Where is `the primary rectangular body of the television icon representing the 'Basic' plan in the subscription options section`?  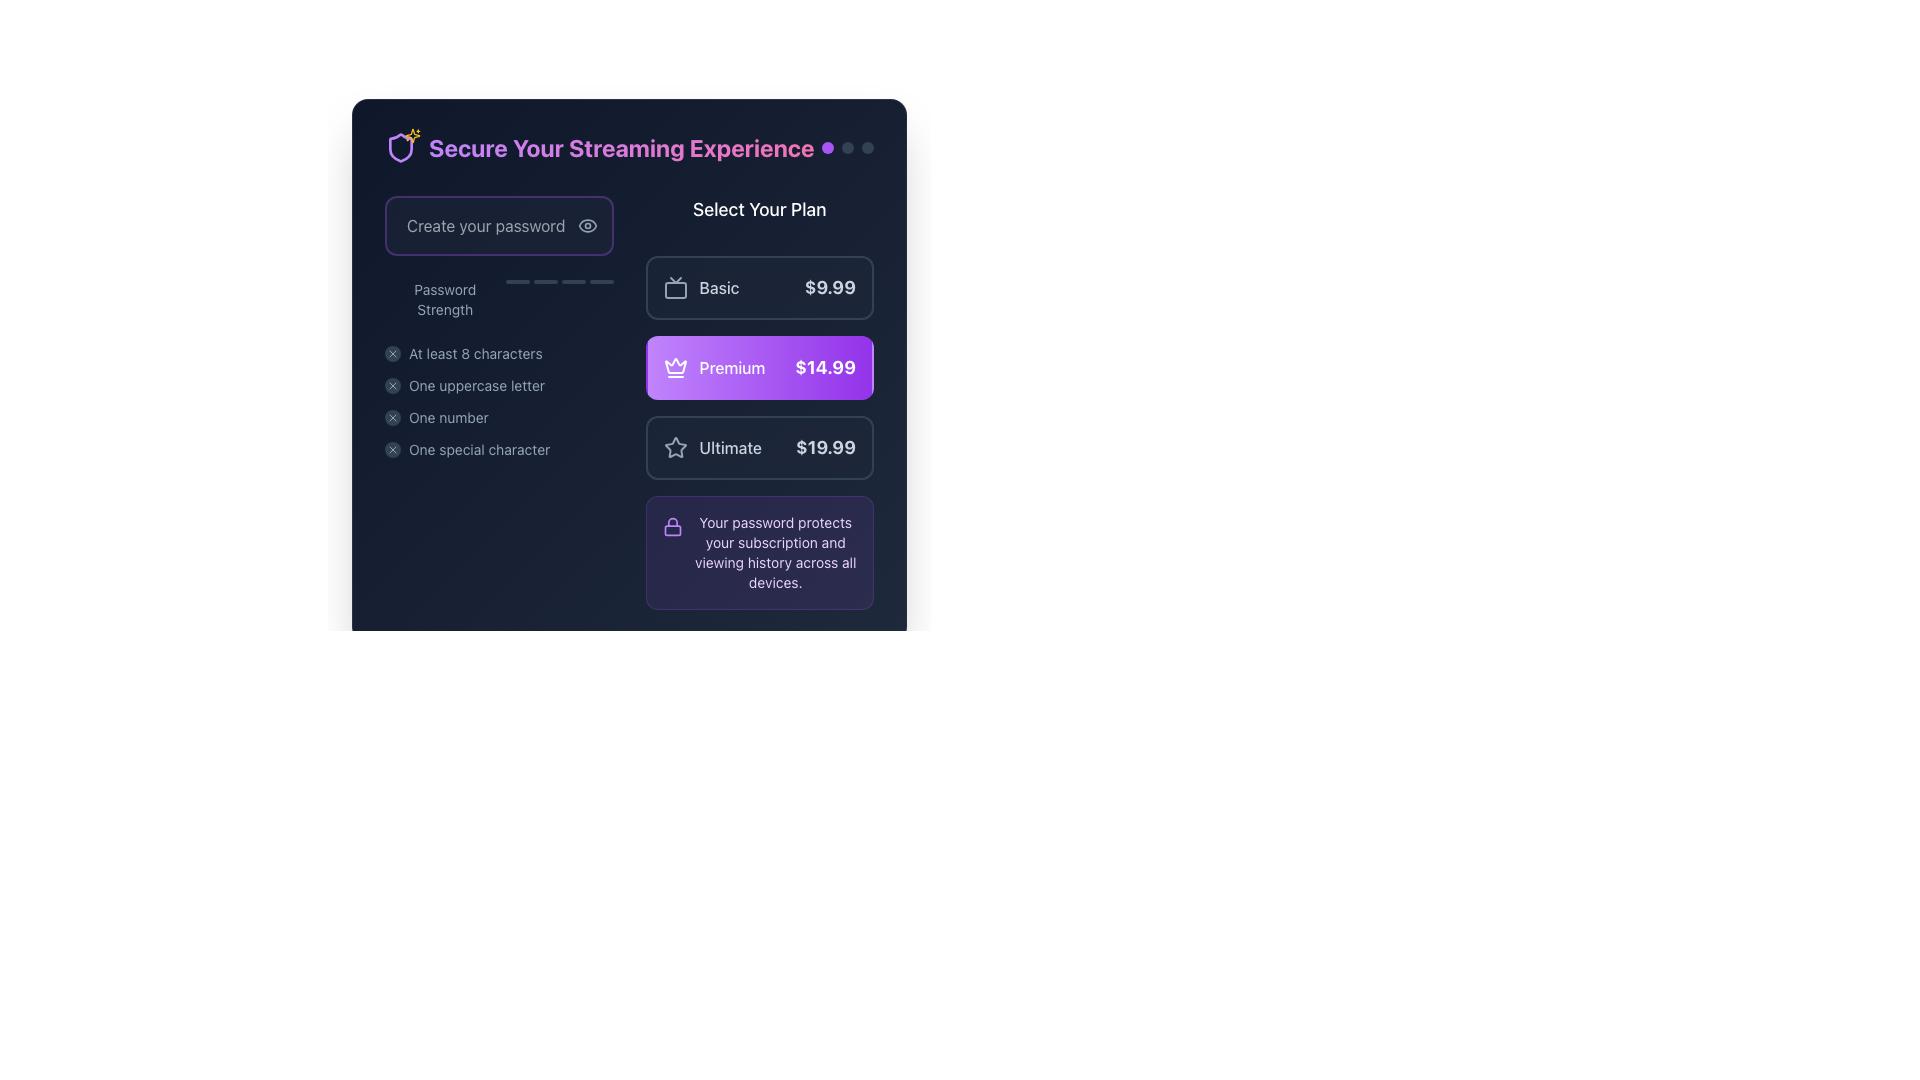
the primary rectangular body of the television icon representing the 'Basic' plan in the subscription options section is located at coordinates (675, 290).